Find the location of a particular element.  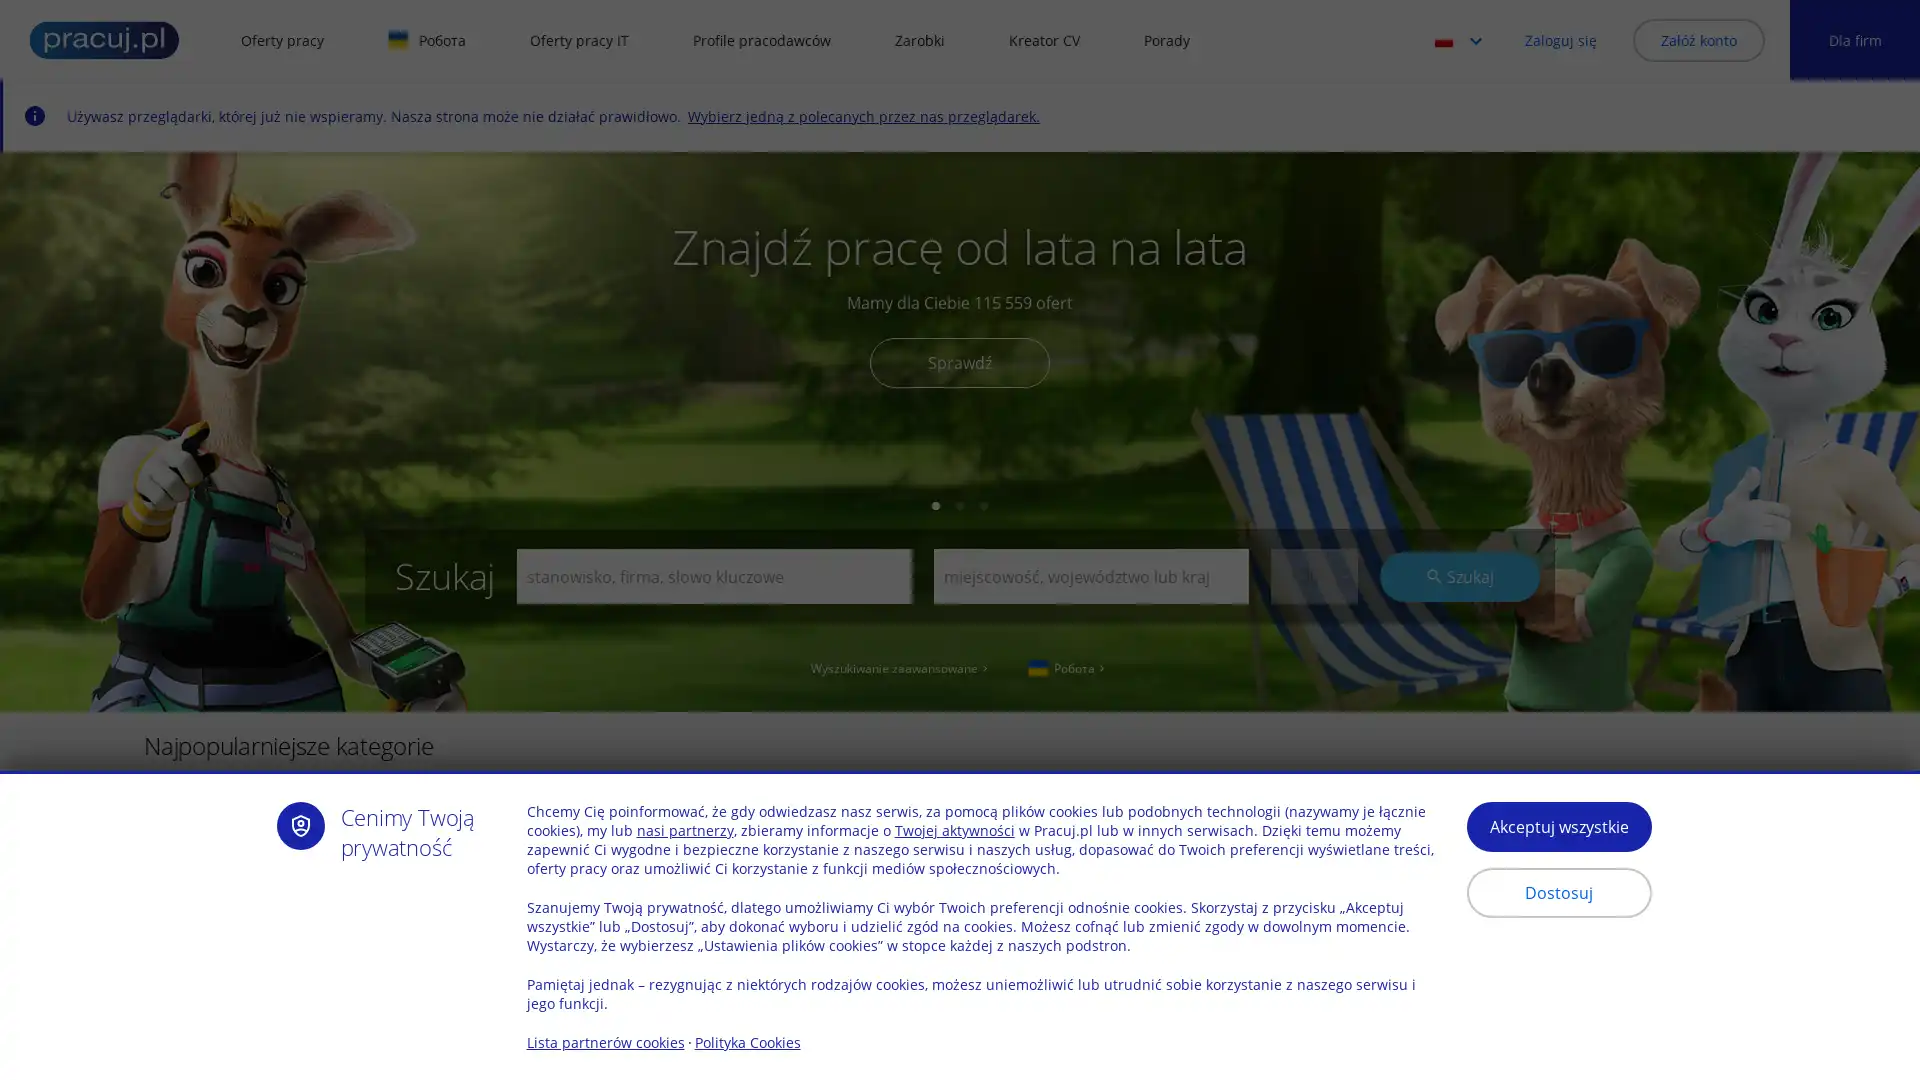

+ 75 km is located at coordinates (1313, 947).